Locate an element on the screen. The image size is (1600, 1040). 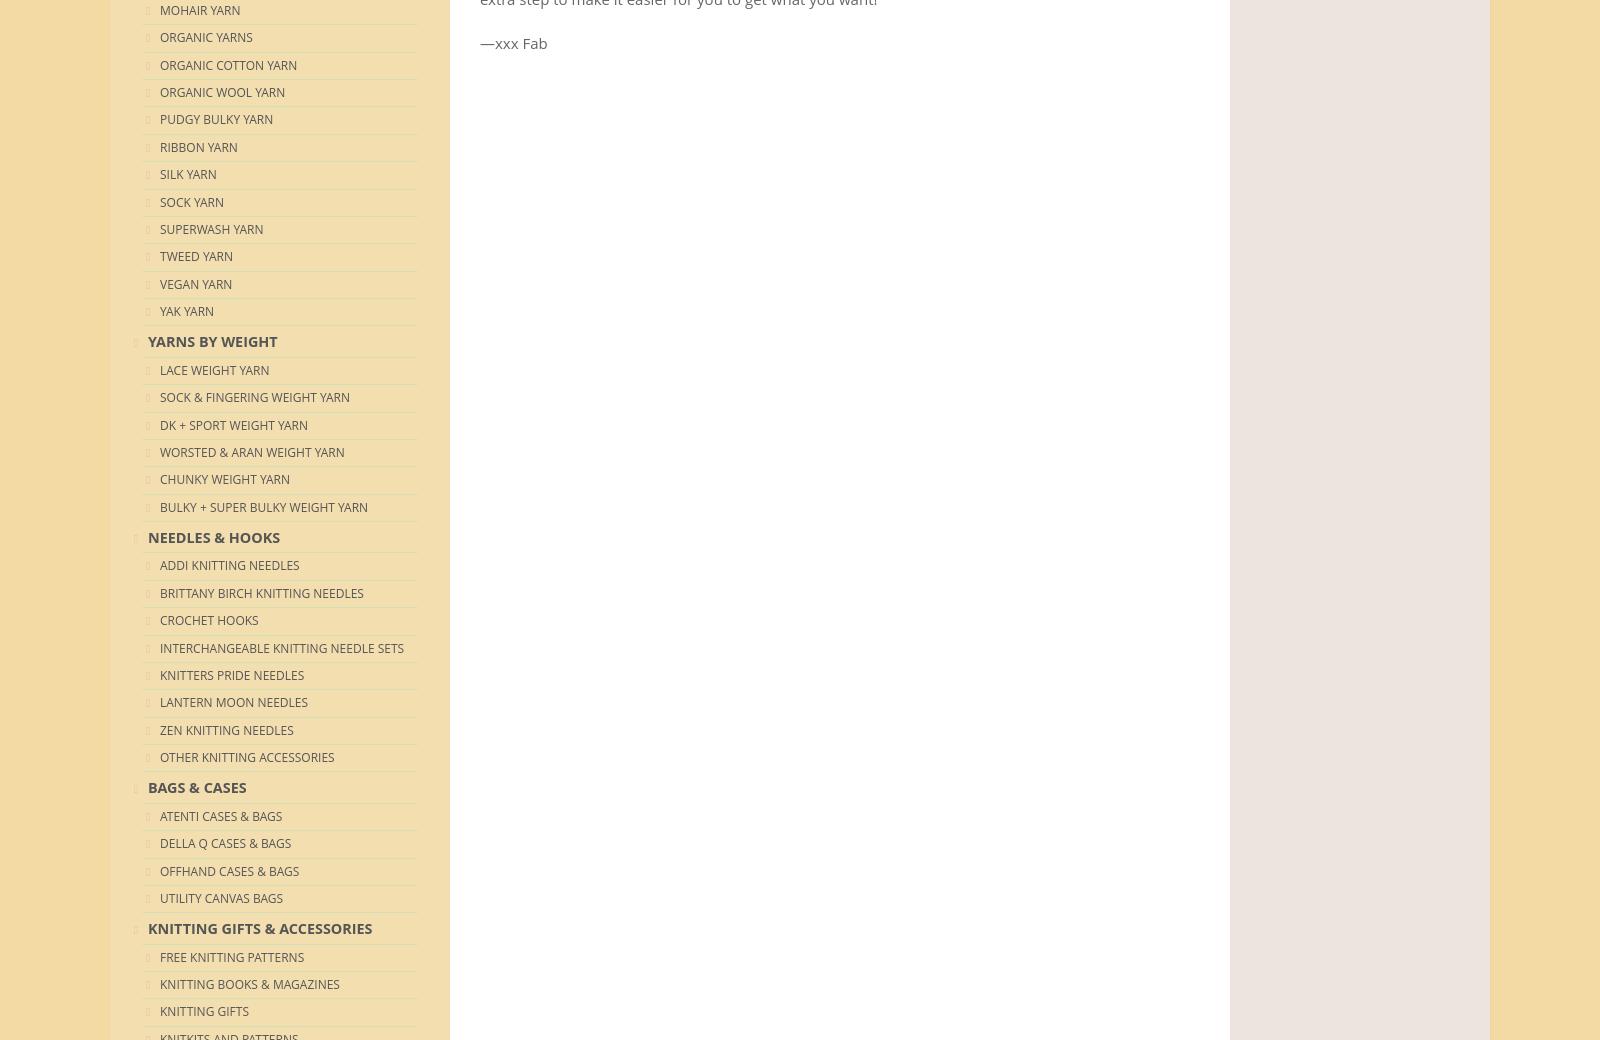
'utility canvas Bags' is located at coordinates (221, 896).